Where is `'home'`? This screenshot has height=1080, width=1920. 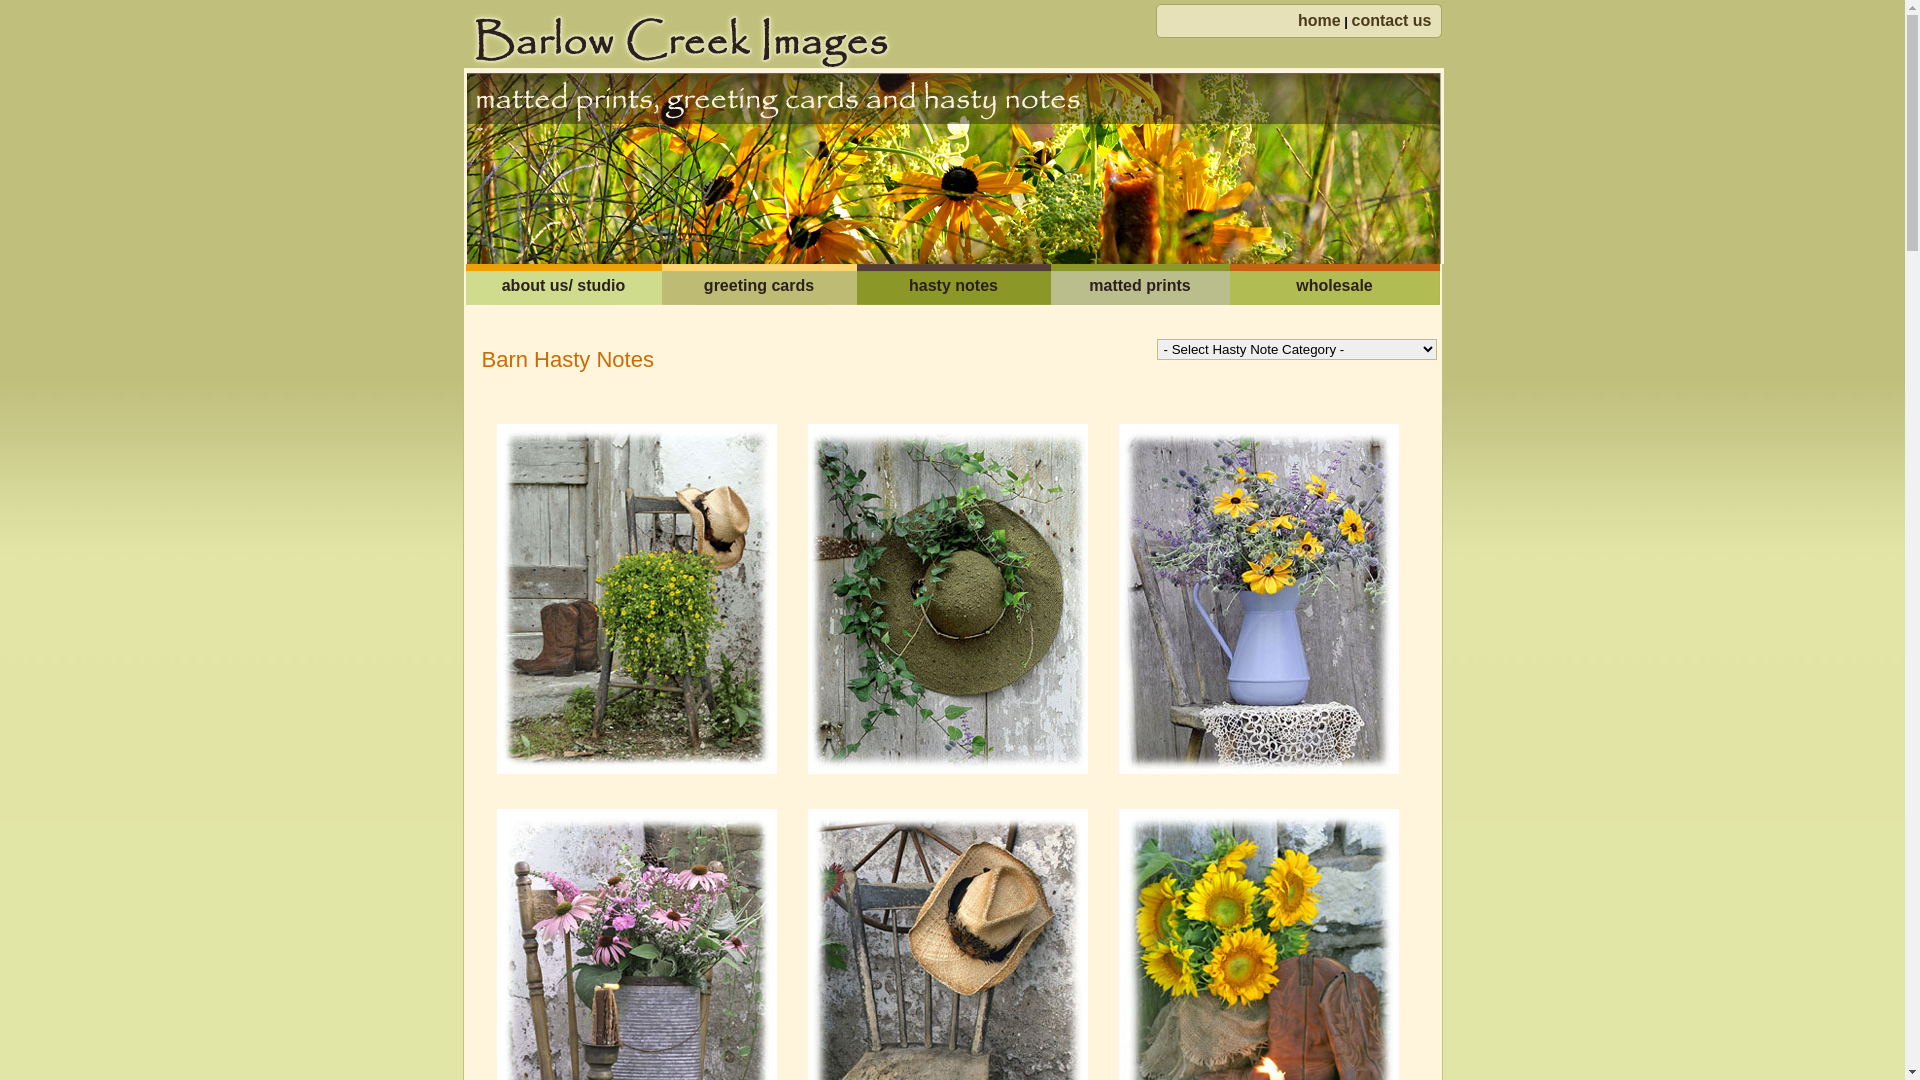
'home' is located at coordinates (1319, 20).